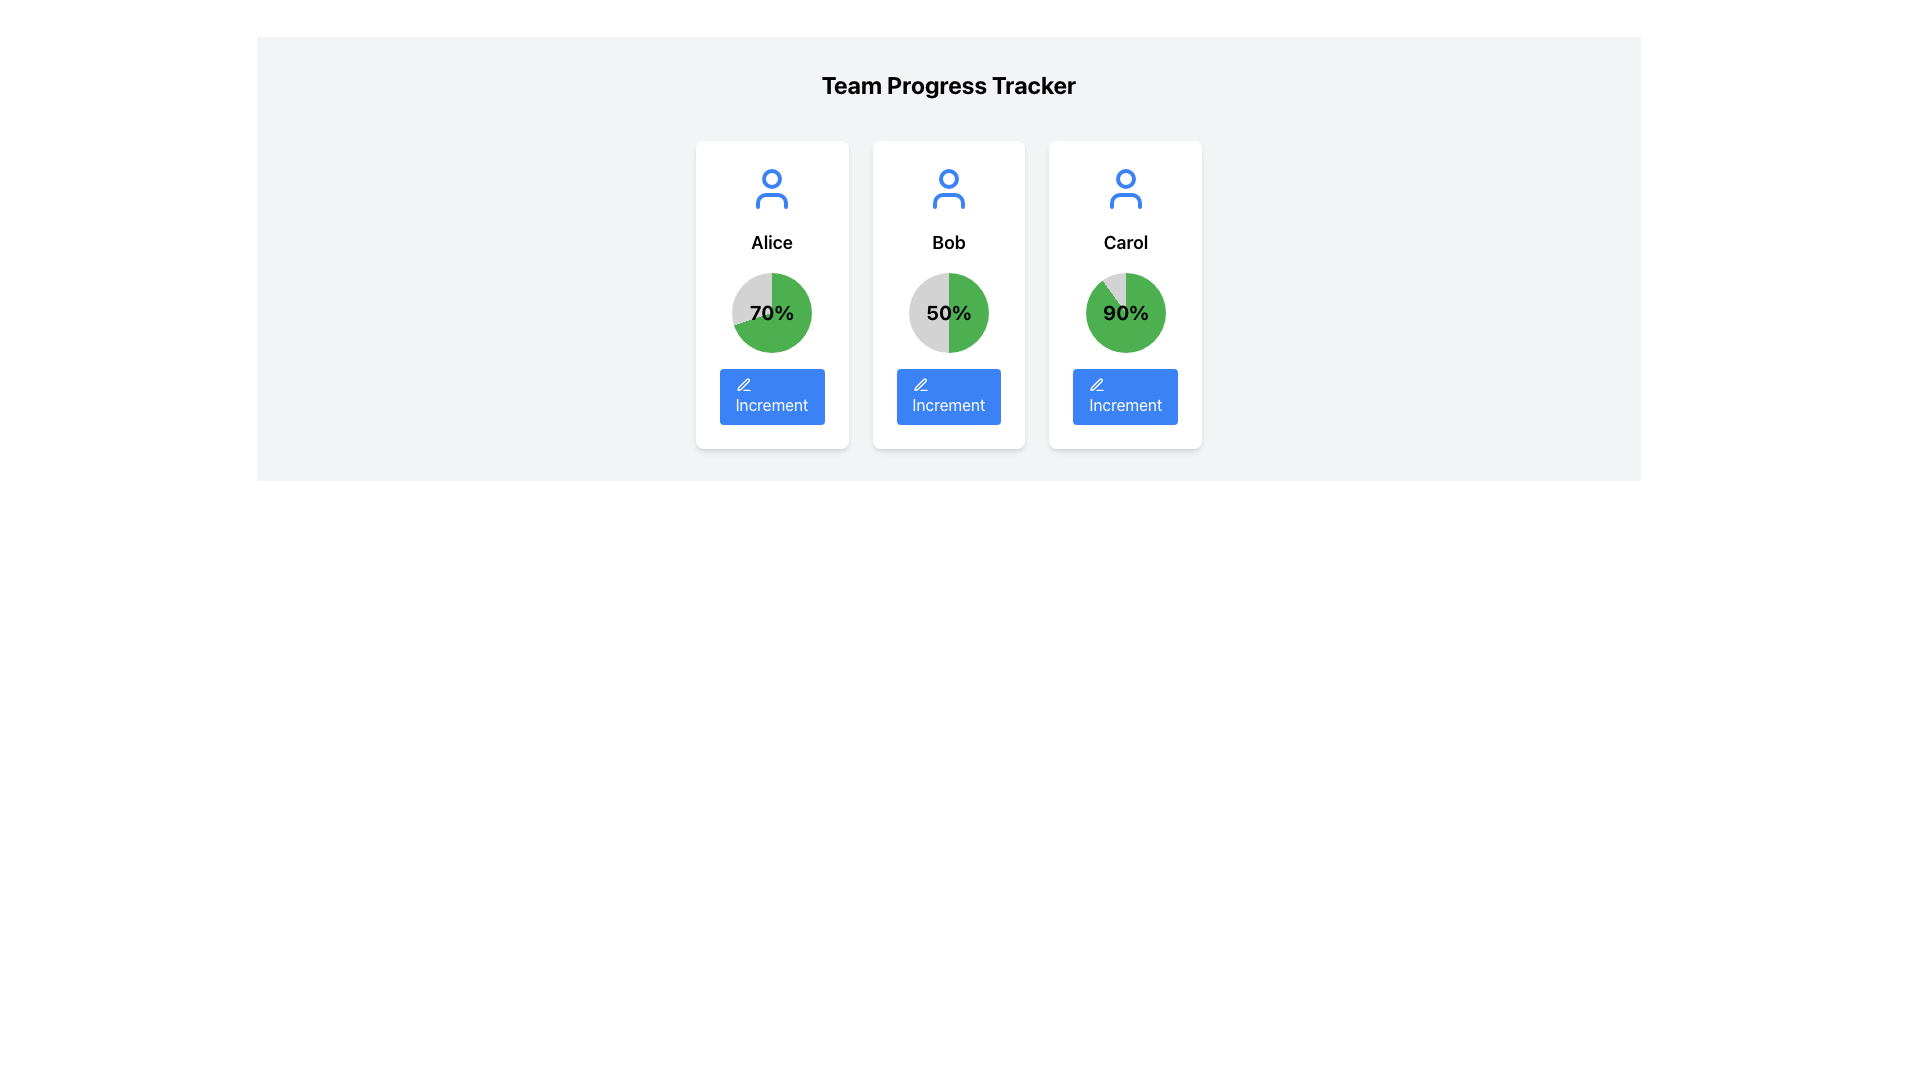 This screenshot has width=1920, height=1080. I want to click on the 'Increment' button with a pencil icon located at the bottom of Alice's card, so click(771, 397).